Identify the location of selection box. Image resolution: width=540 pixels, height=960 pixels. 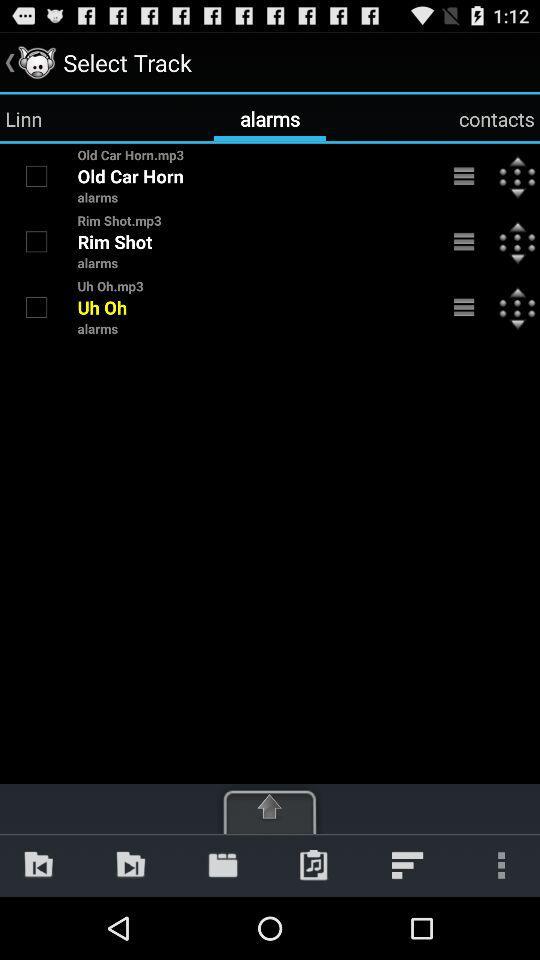
(36, 175).